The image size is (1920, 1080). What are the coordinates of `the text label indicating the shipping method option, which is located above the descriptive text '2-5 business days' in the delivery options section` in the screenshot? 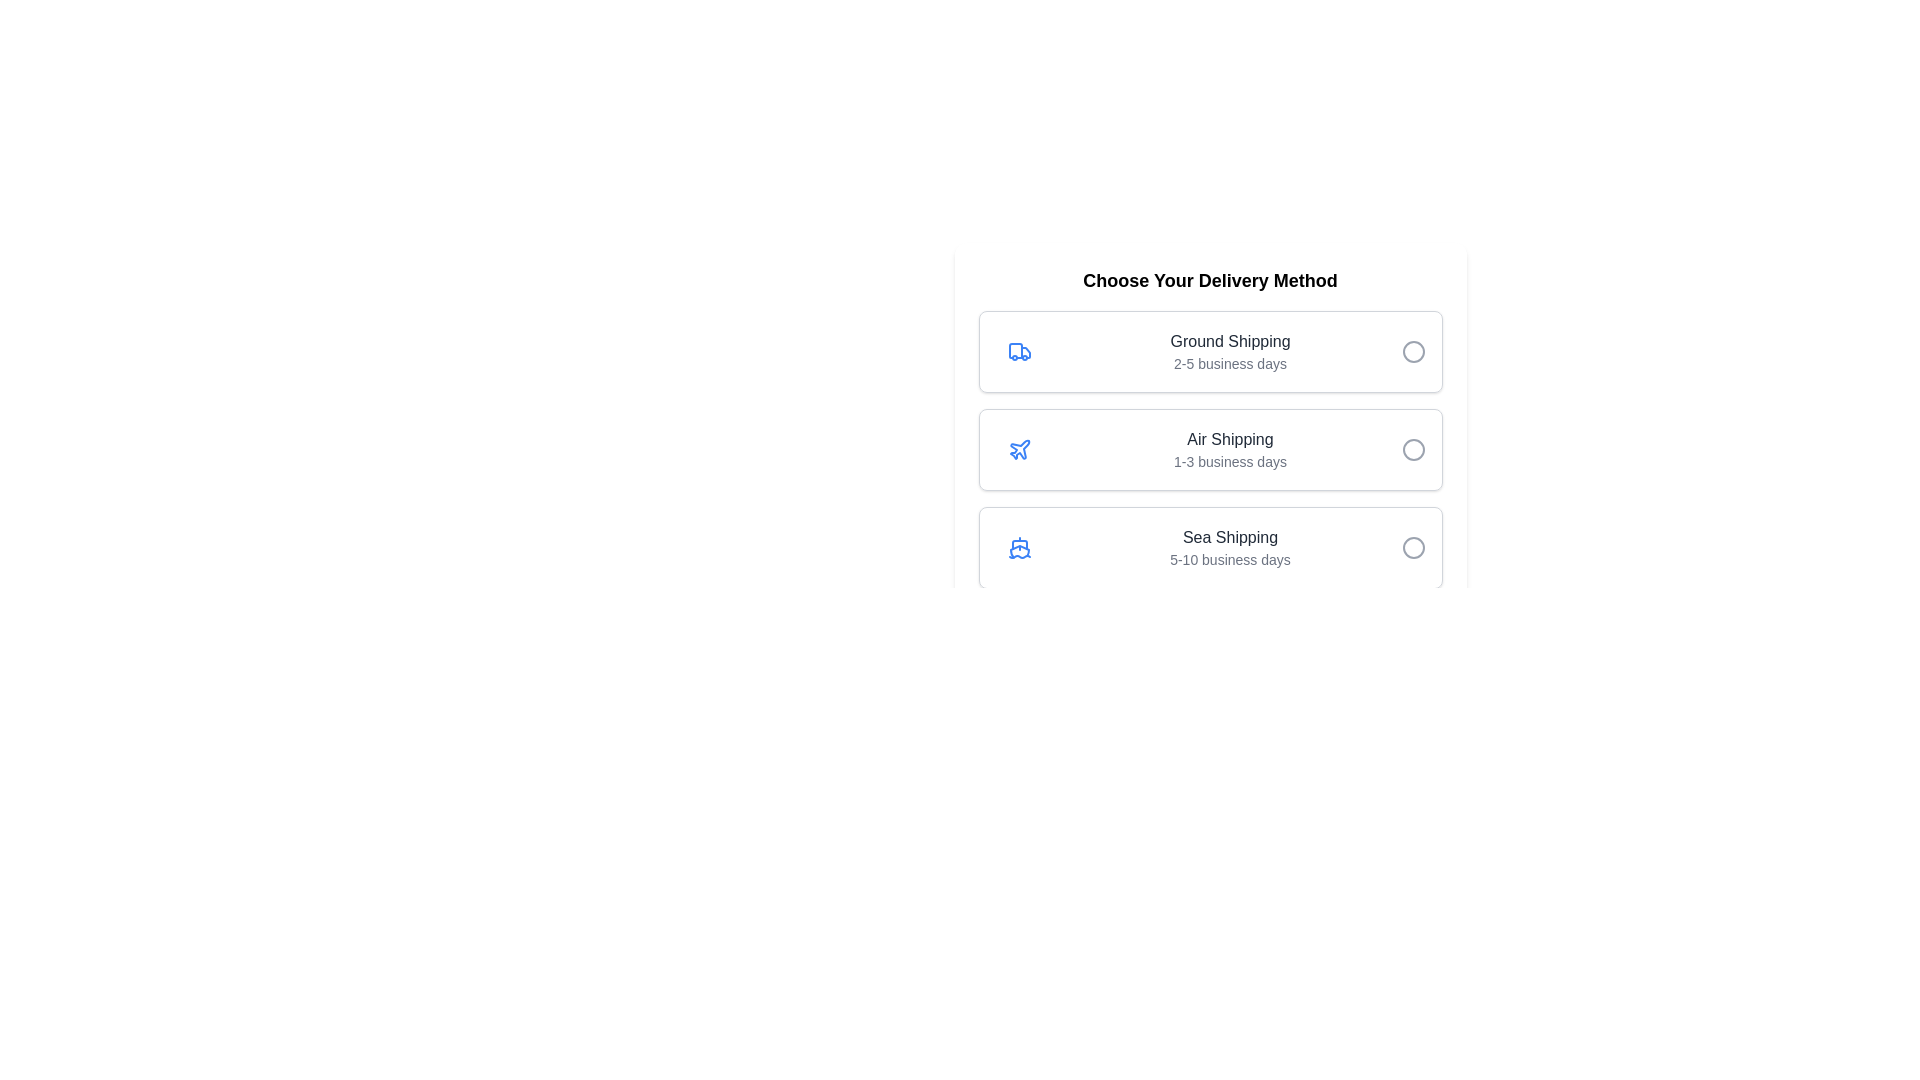 It's located at (1229, 341).